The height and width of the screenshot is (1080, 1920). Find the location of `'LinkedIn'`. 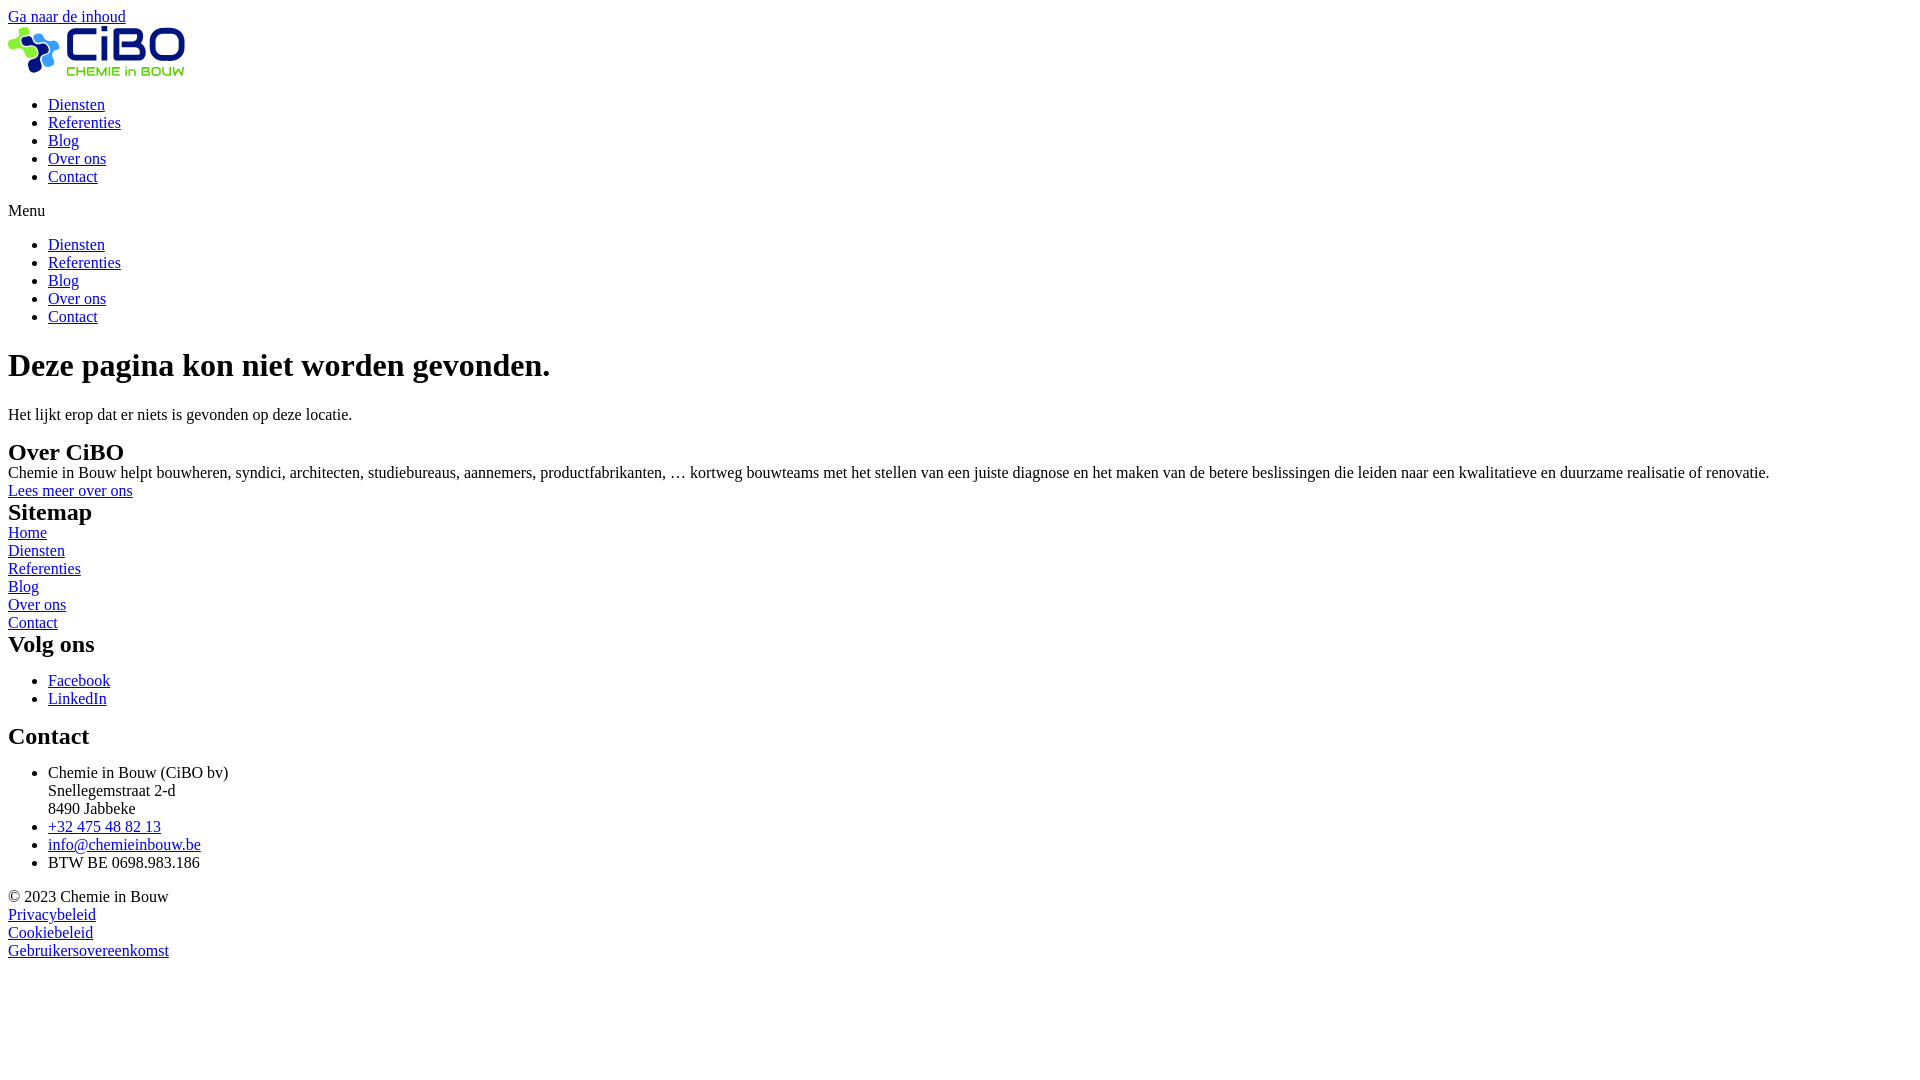

'LinkedIn' is located at coordinates (77, 697).